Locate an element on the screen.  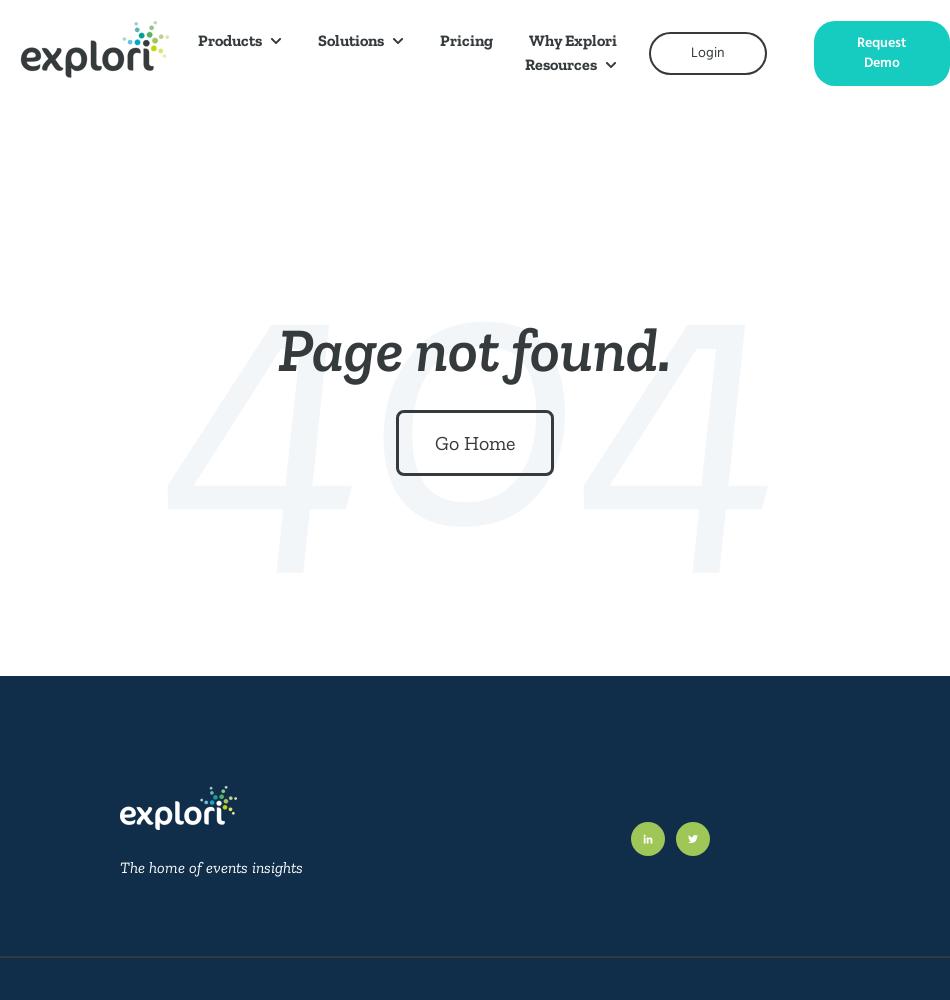
'Solutions' is located at coordinates (350, 40).